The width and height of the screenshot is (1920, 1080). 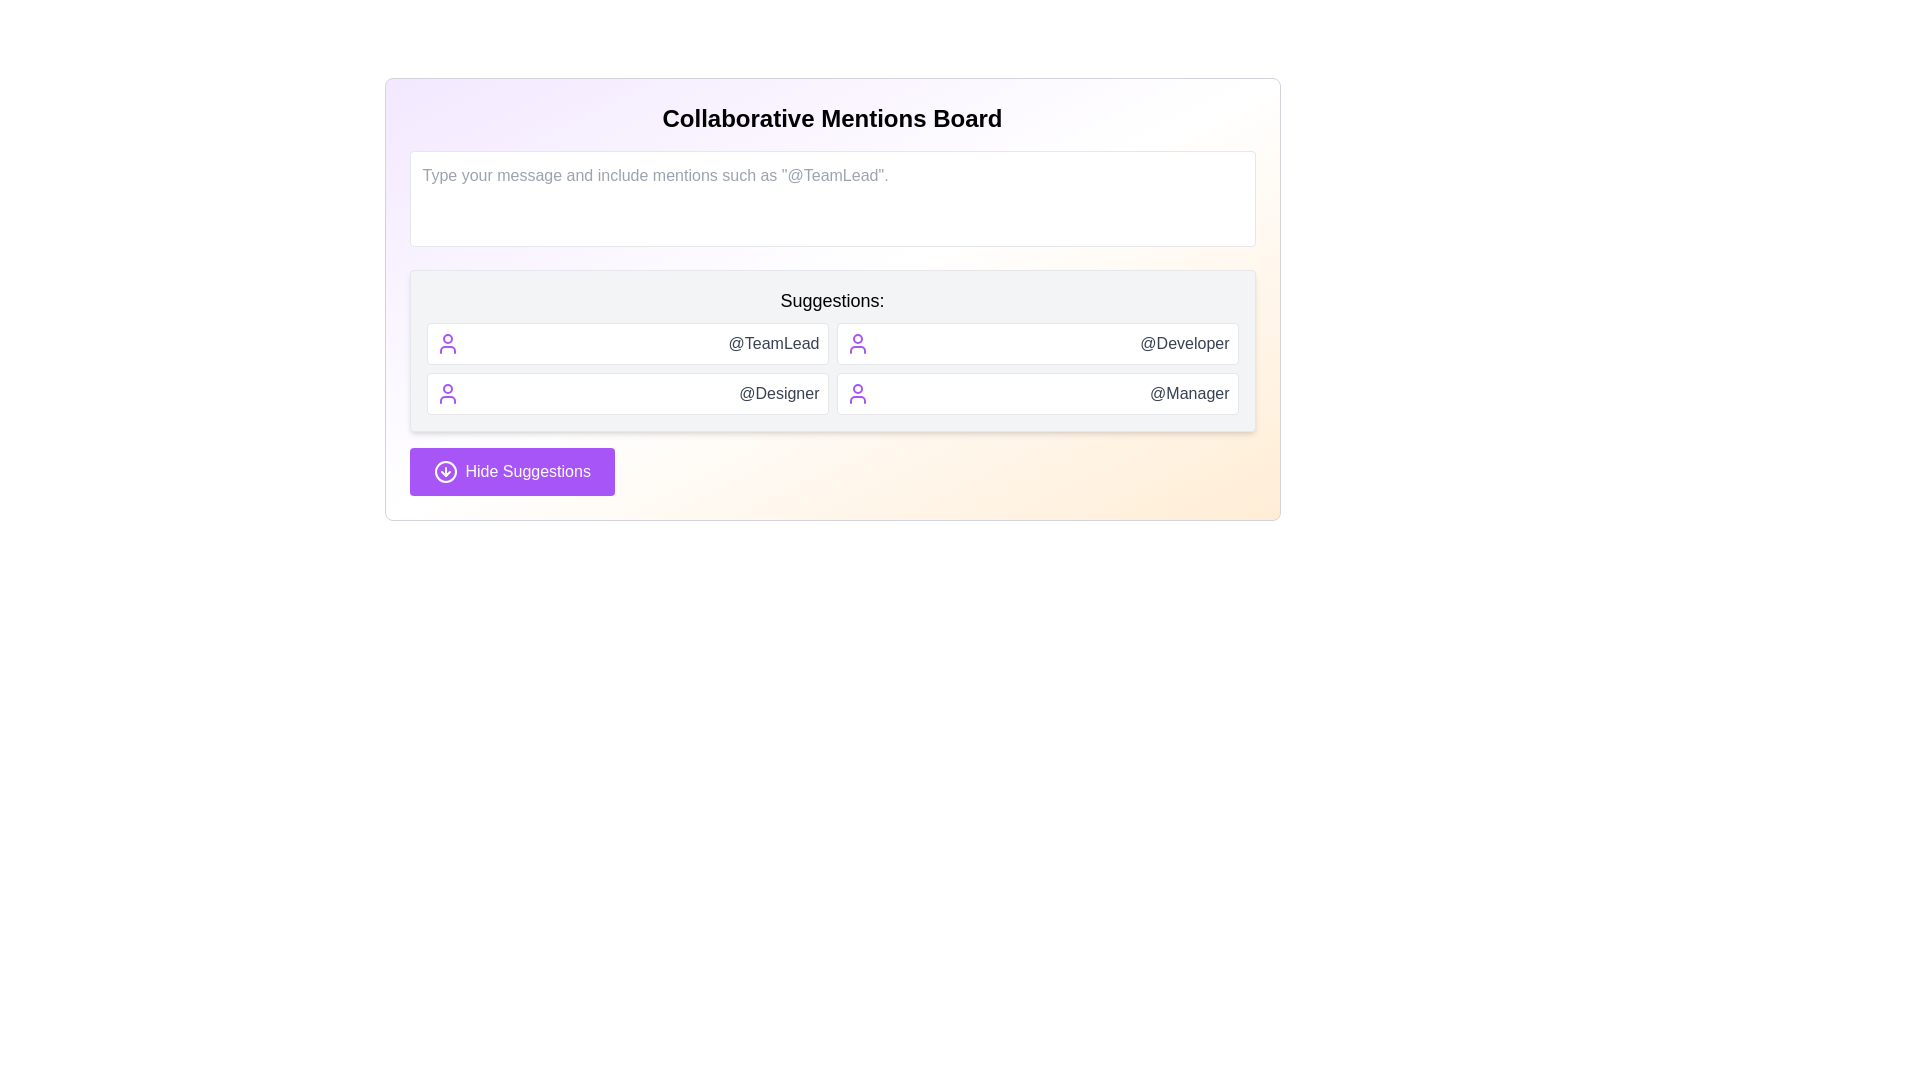 What do you see at coordinates (512, 471) in the screenshot?
I see `the 'Hide Suggestions' button with a vibrant purple background and white text` at bounding box center [512, 471].